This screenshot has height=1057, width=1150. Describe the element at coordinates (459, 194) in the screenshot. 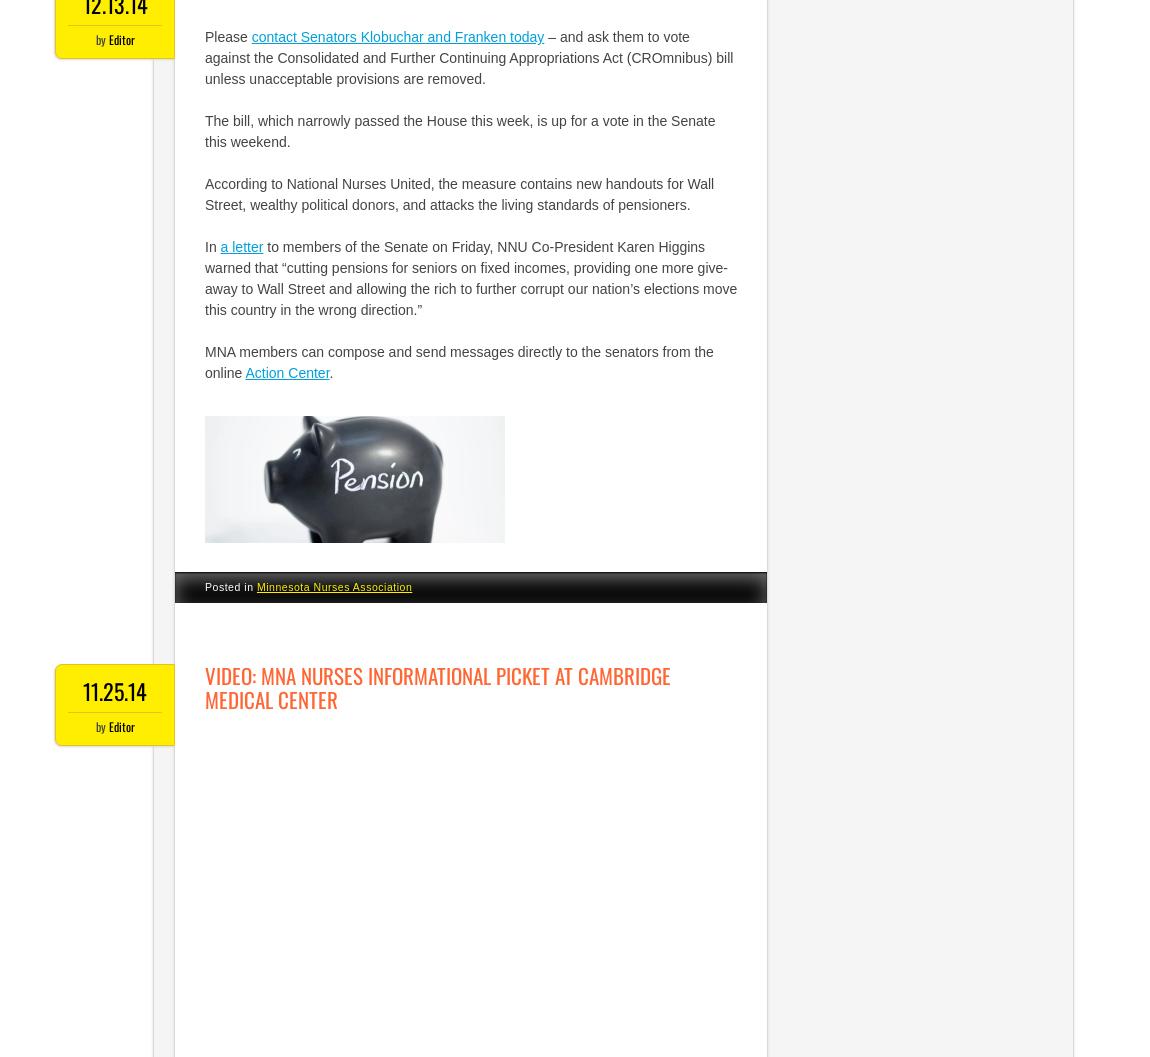

I see `'According to National Nurses United, the measure contains new handouts for Wall Street, wealthy political donors, and attacks the living standards of pensioners.'` at that location.